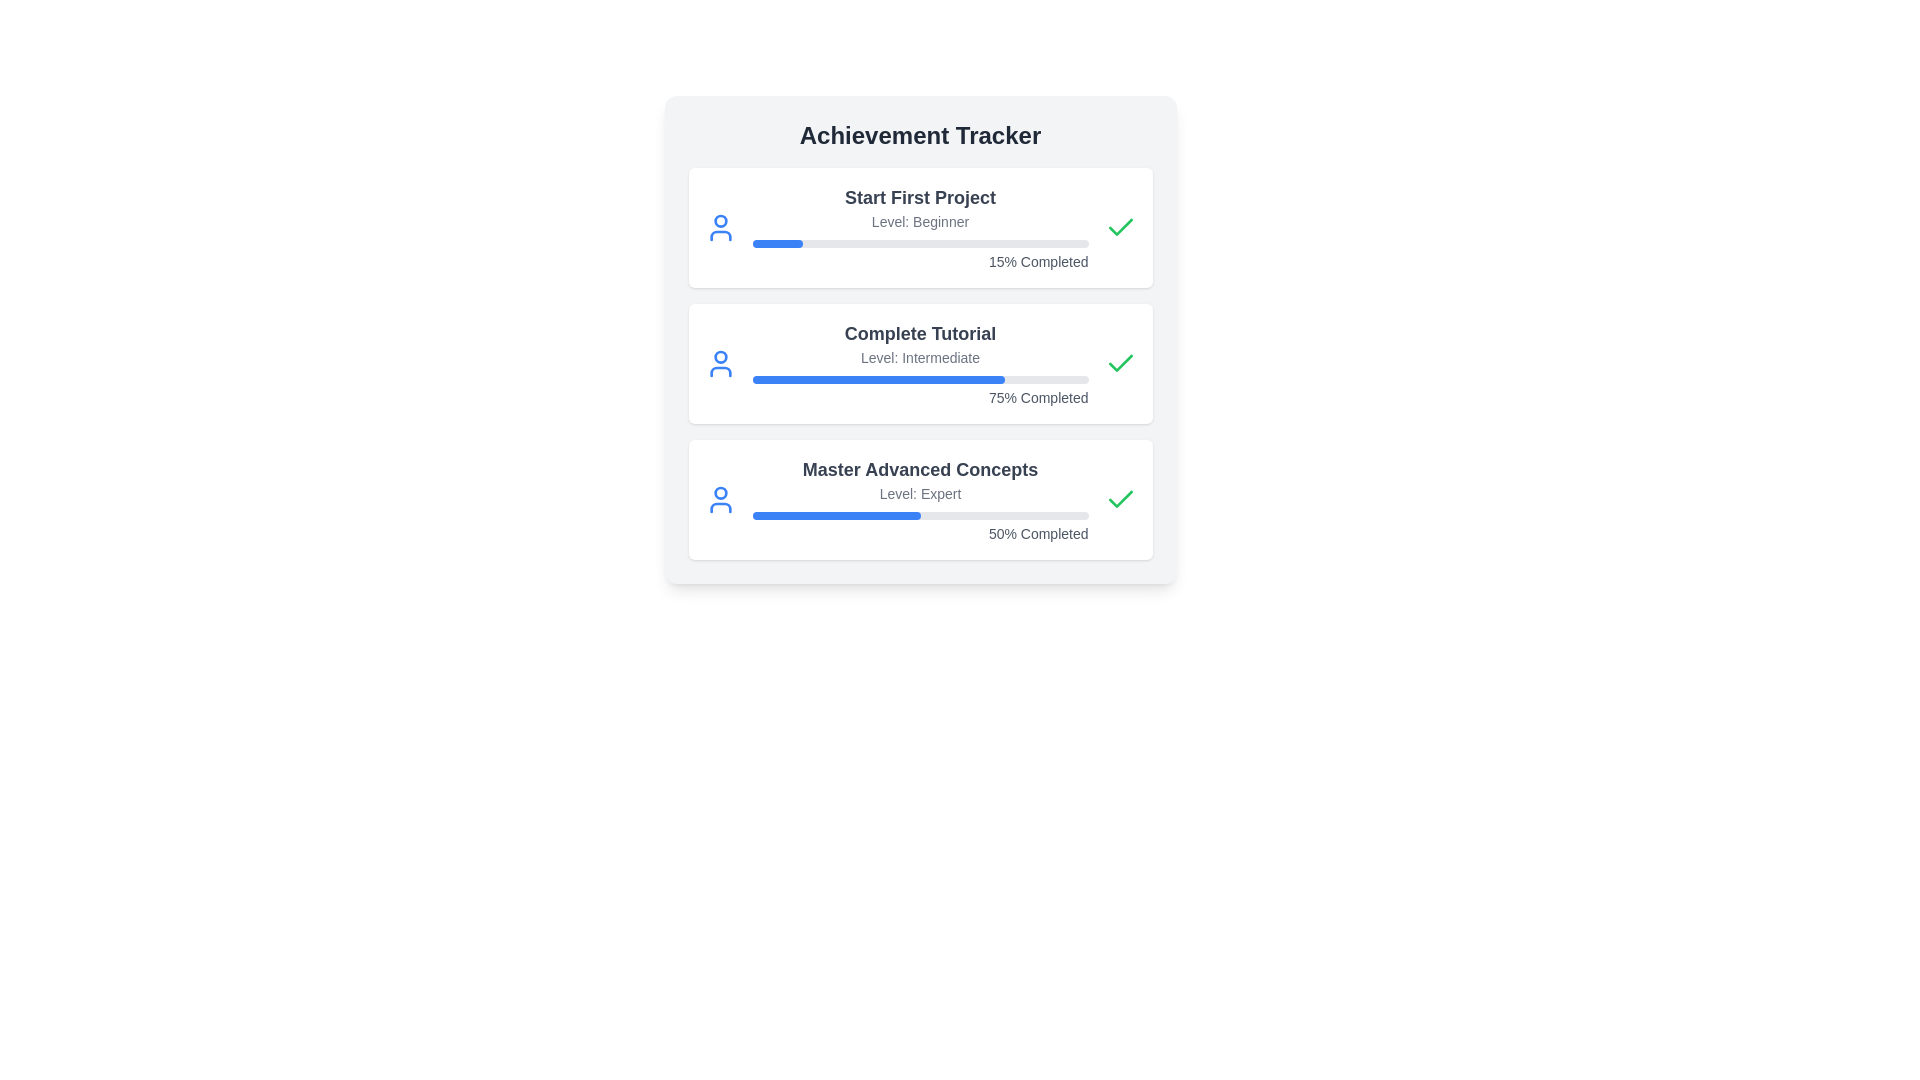 The image size is (1920, 1080). Describe the element at coordinates (720, 363) in the screenshot. I see `the user achievement icon representing the 'Complete Tutorial' achievement, located to the far left within the 'Complete Tutorial' section of the achievement tracker interface` at that location.